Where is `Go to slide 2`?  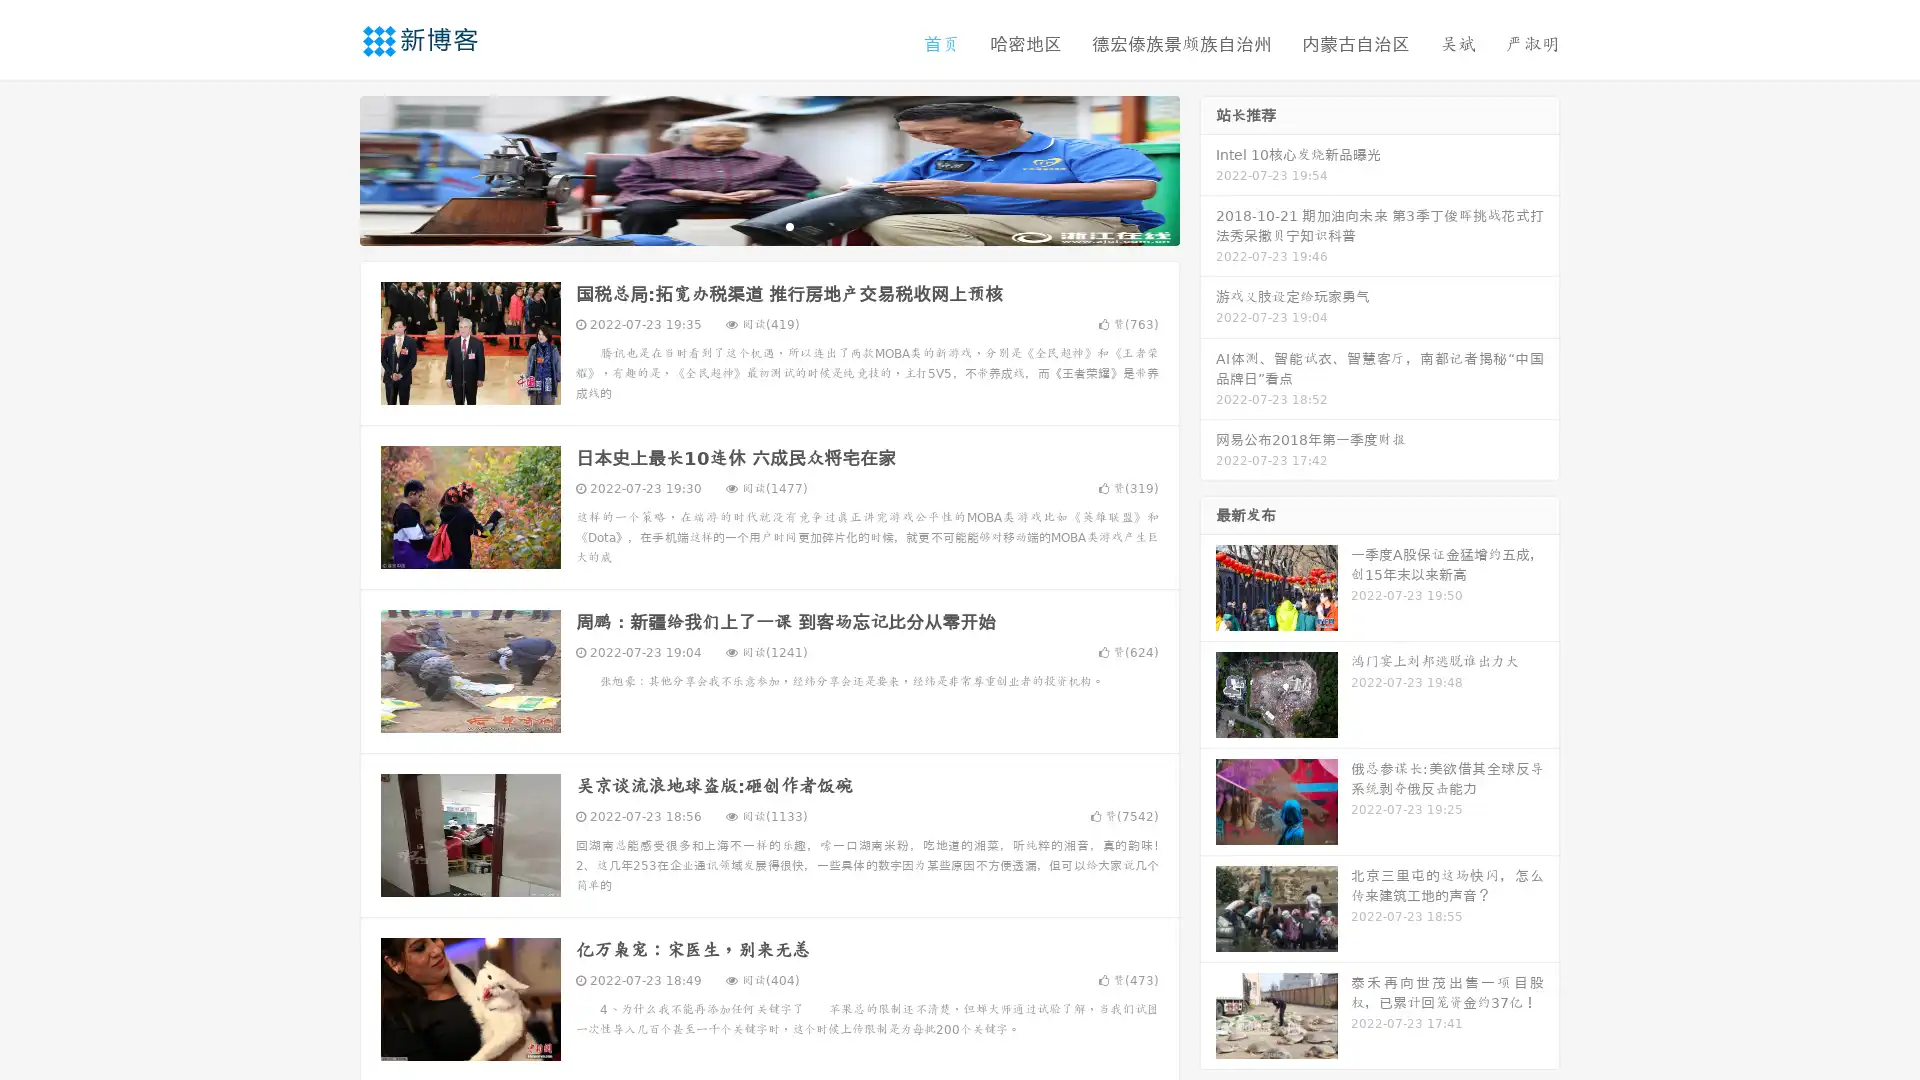
Go to slide 2 is located at coordinates (768, 225).